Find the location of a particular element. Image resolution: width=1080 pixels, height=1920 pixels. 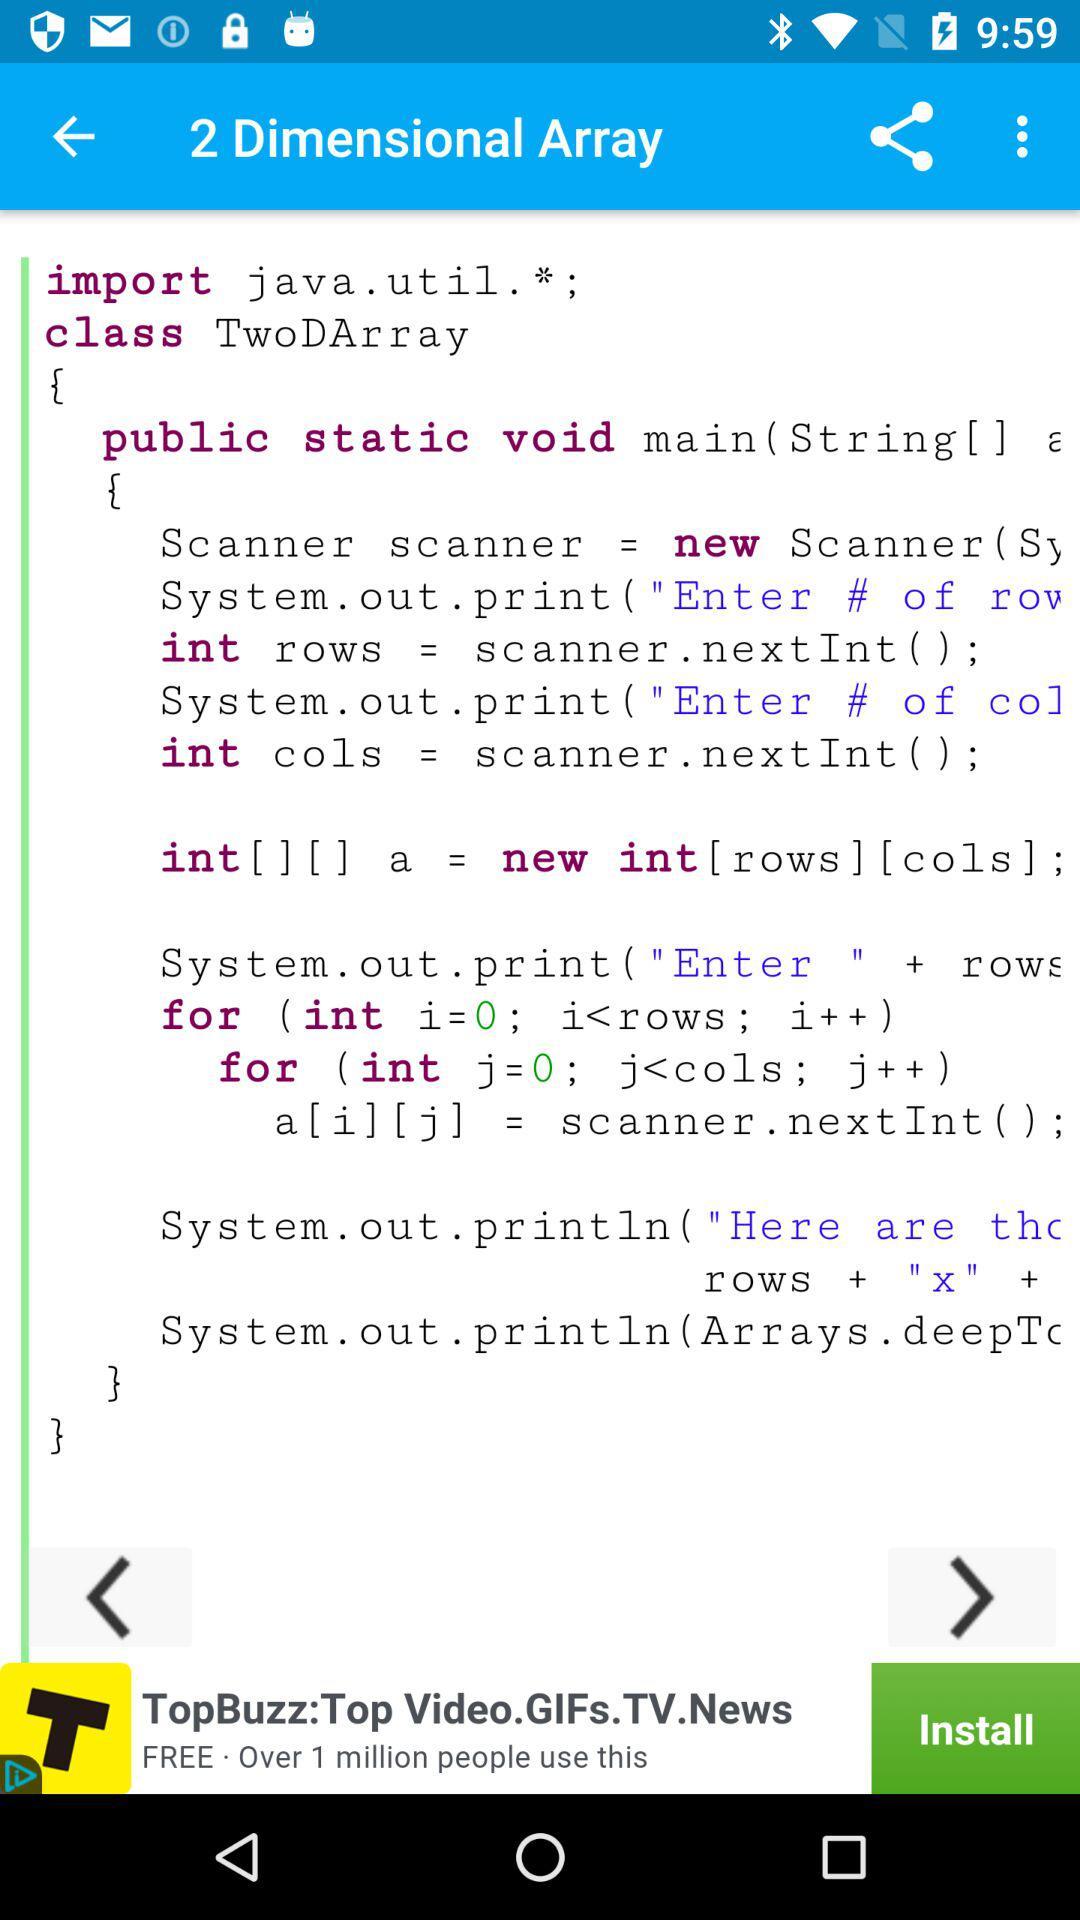

advertisement page is located at coordinates (540, 1727).